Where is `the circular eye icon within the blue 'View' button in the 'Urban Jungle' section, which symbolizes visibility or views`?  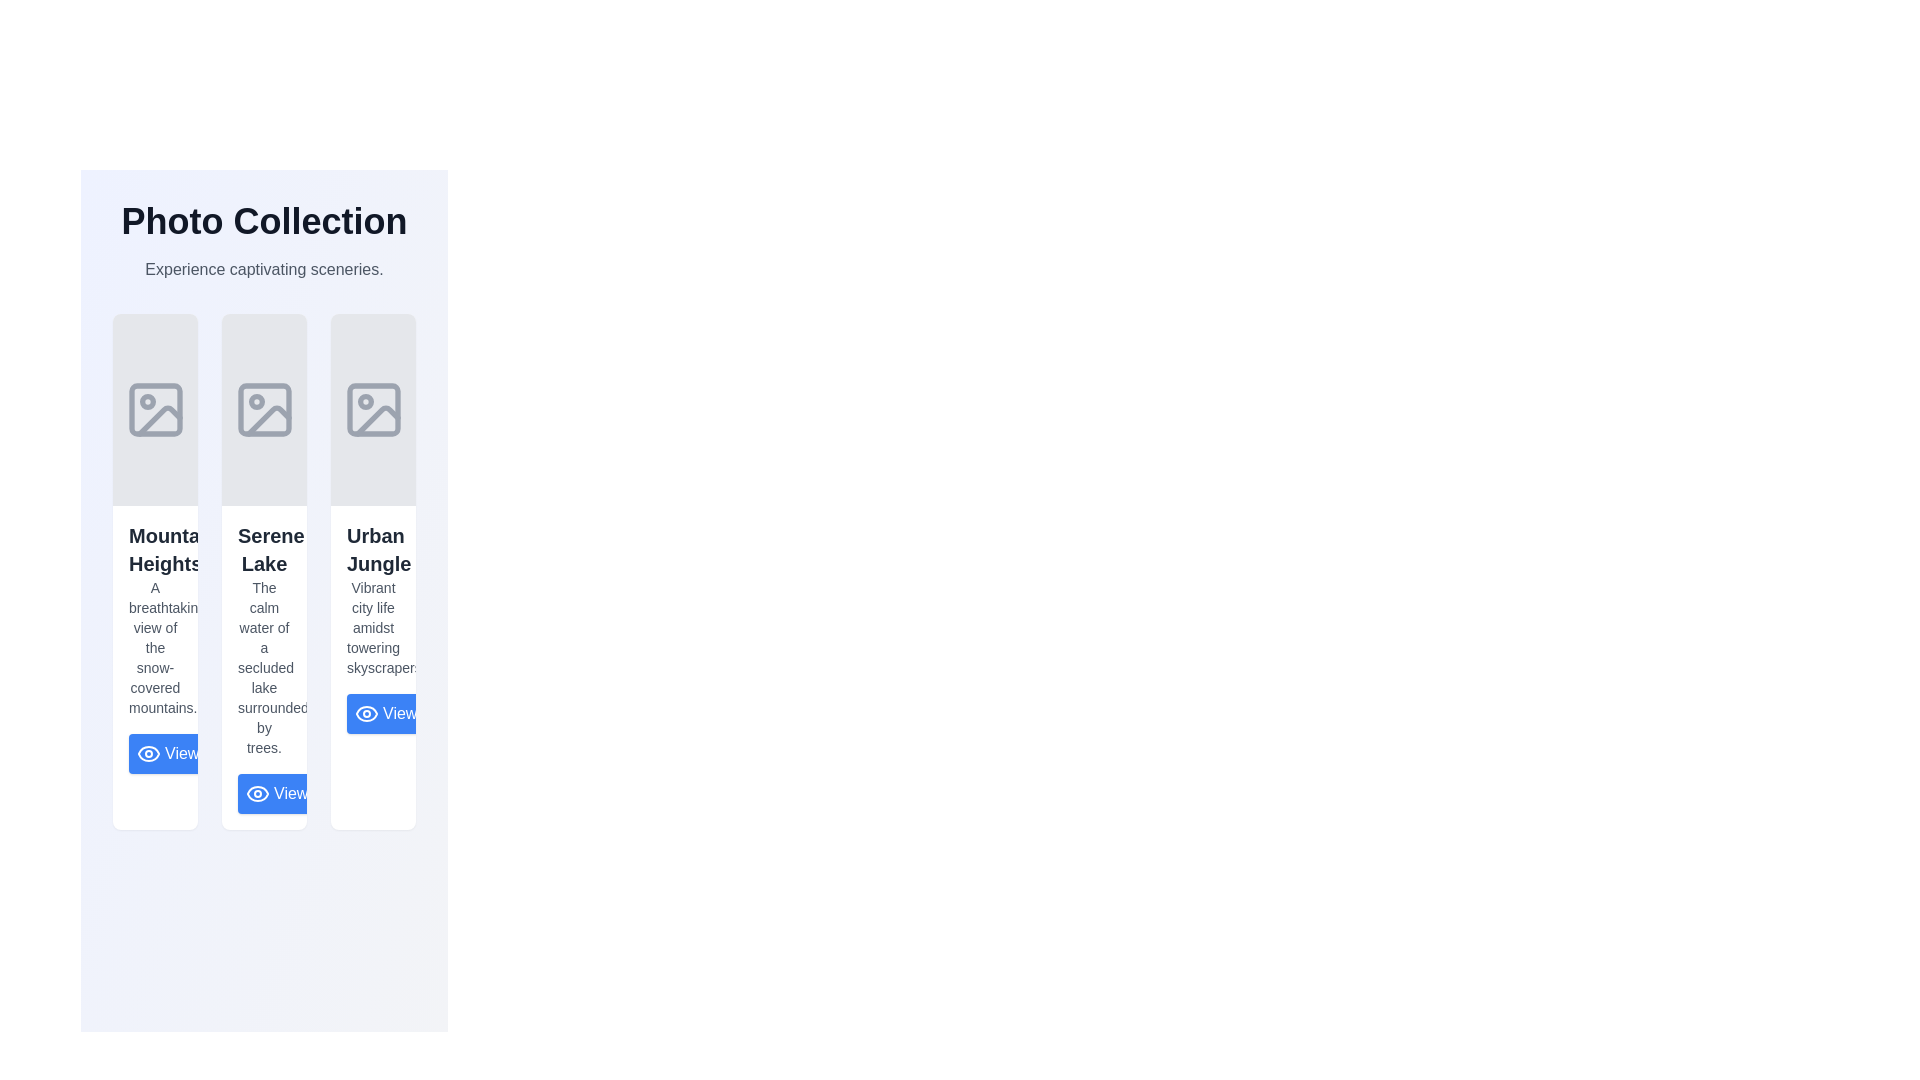 the circular eye icon within the blue 'View' button in the 'Urban Jungle' section, which symbolizes visibility or views is located at coordinates (366, 712).